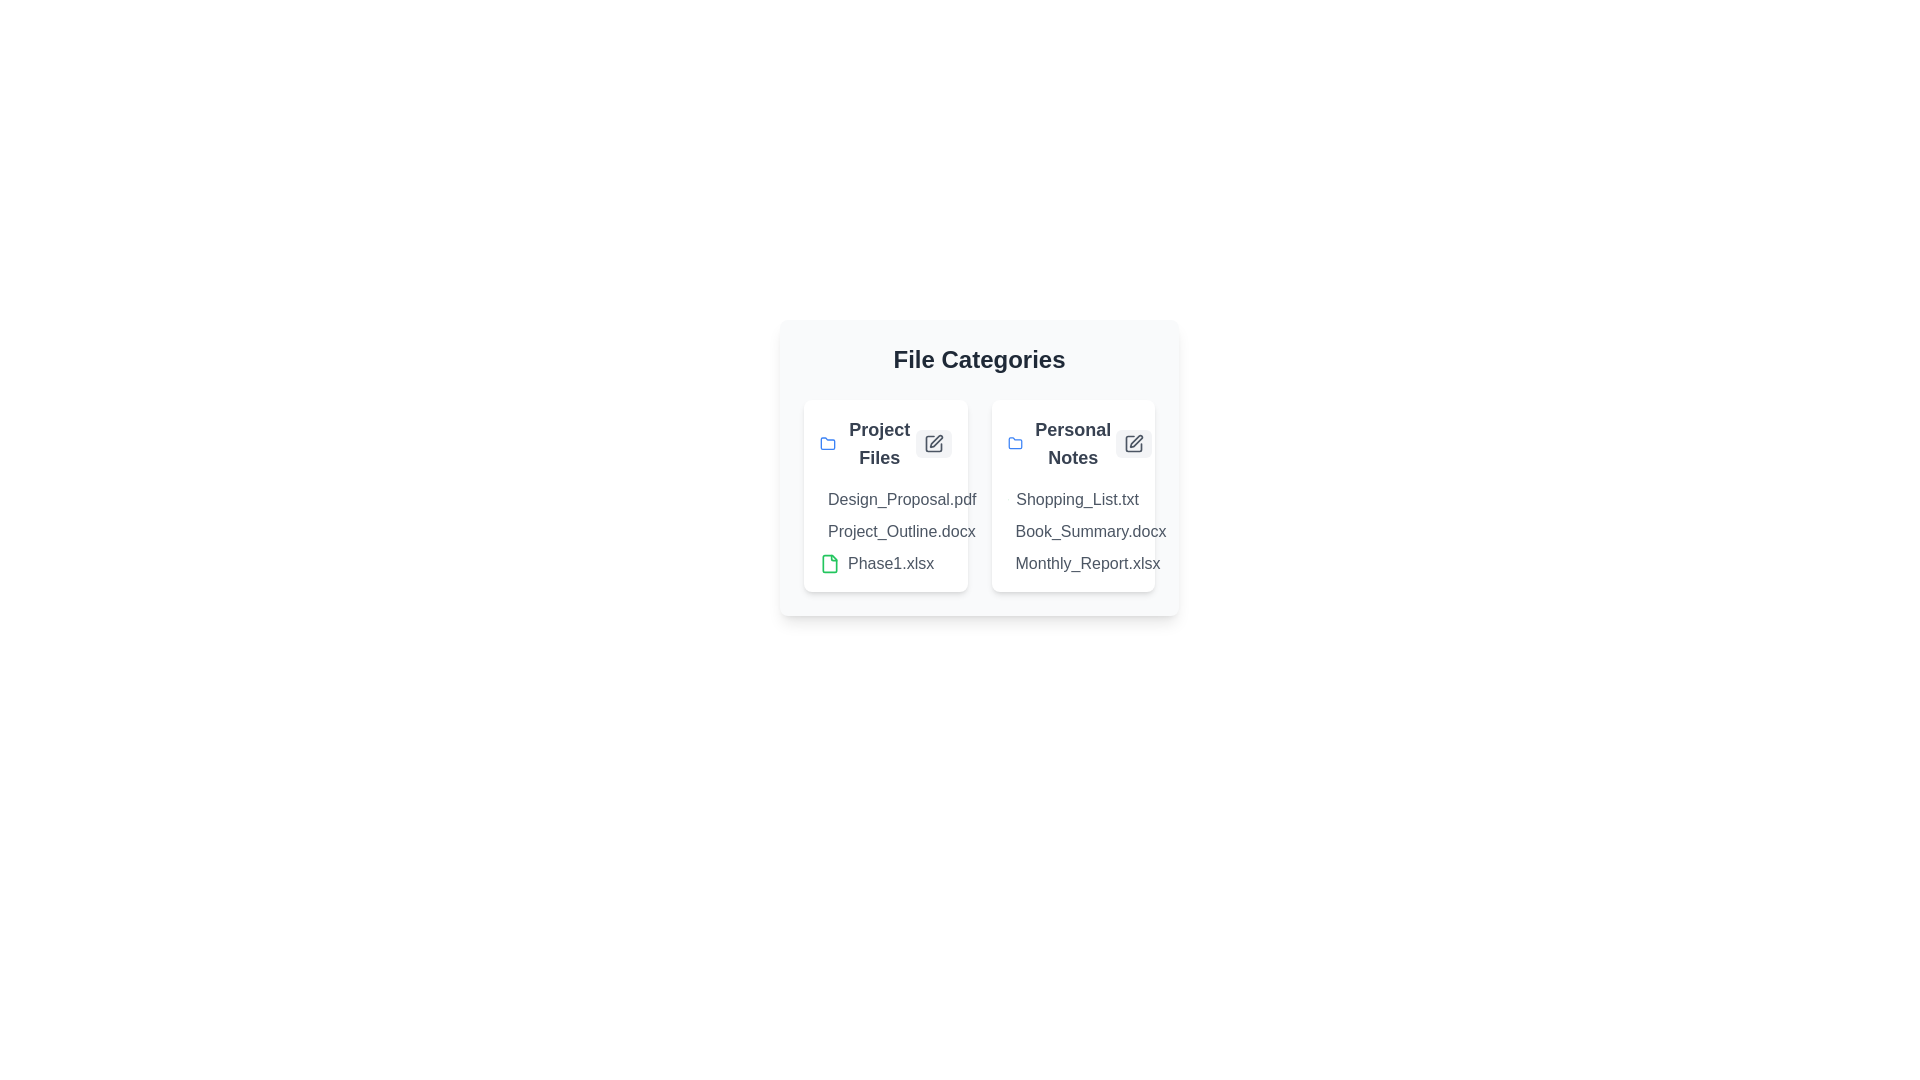 The width and height of the screenshot is (1920, 1080). I want to click on the category card labeled Project Files, so click(884, 495).